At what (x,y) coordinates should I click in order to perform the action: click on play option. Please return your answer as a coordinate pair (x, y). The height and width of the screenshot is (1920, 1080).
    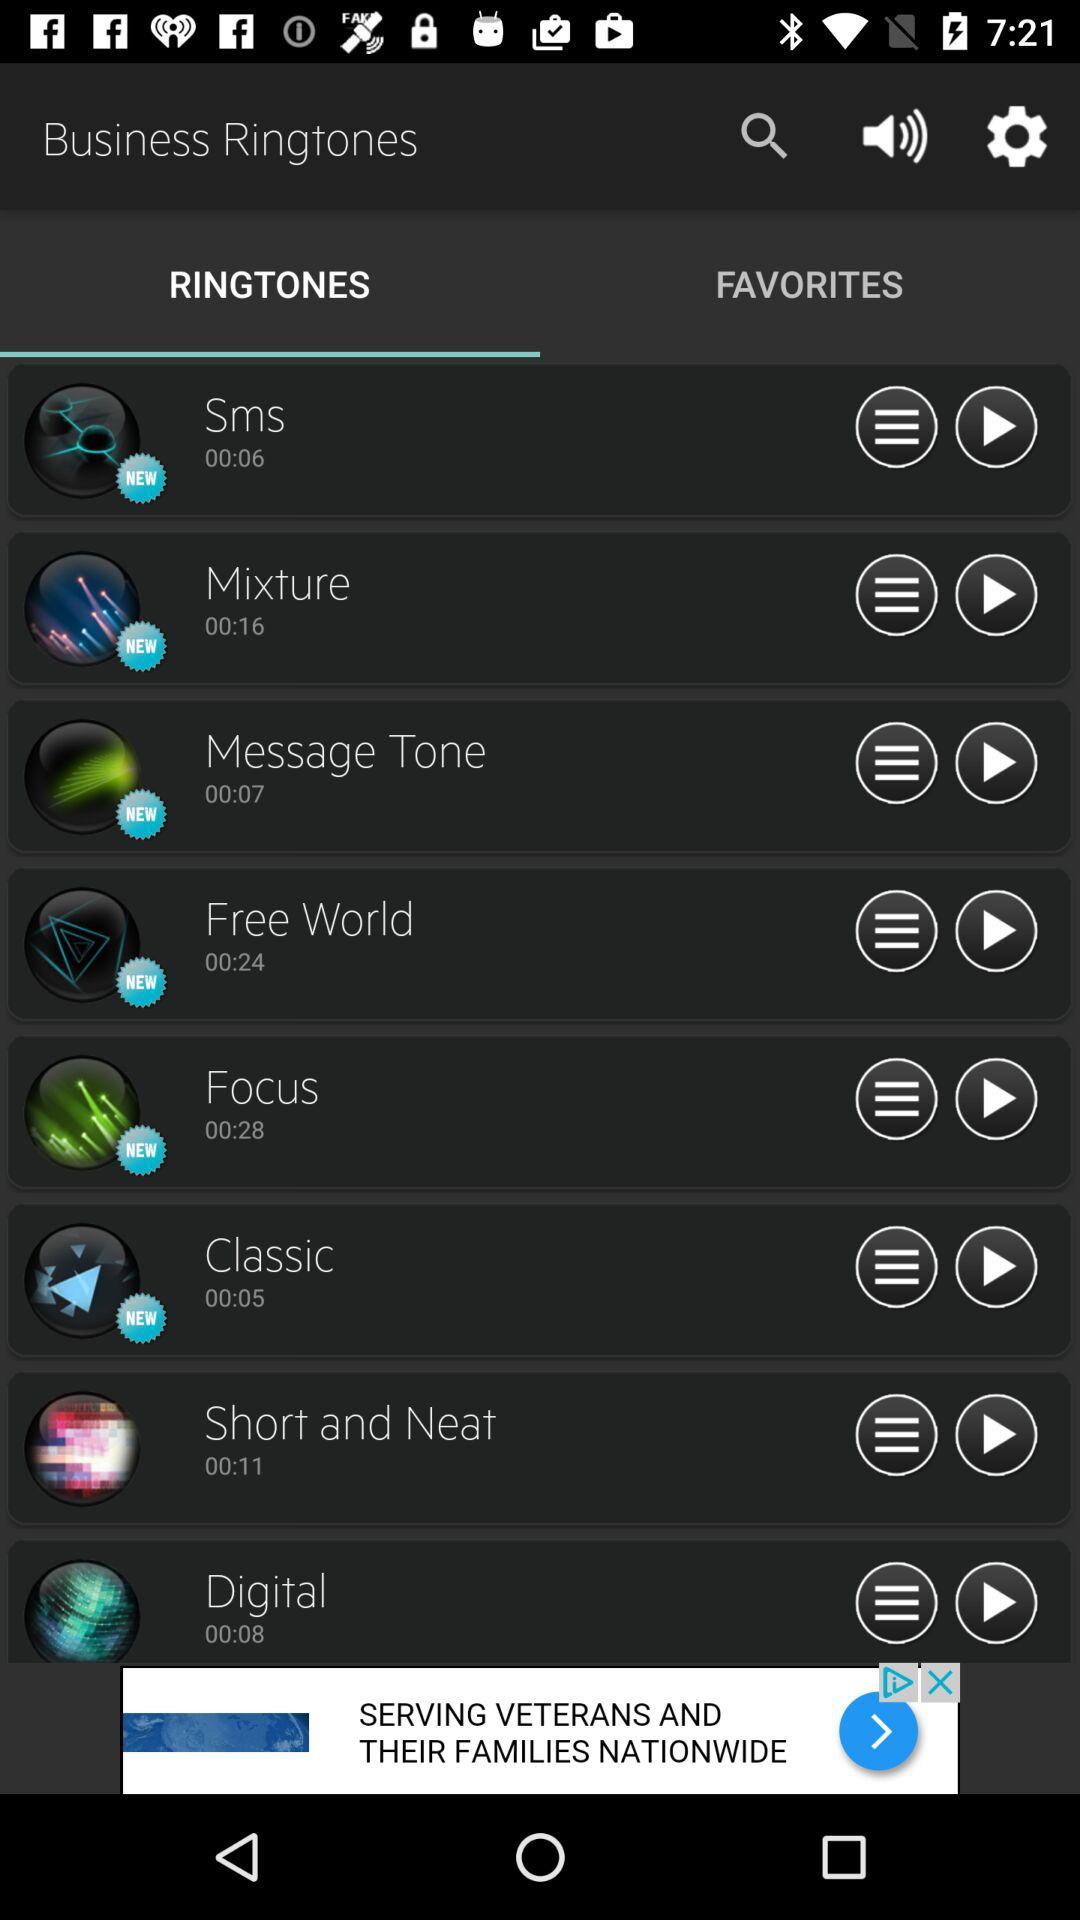
    Looking at the image, I should click on (995, 1099).